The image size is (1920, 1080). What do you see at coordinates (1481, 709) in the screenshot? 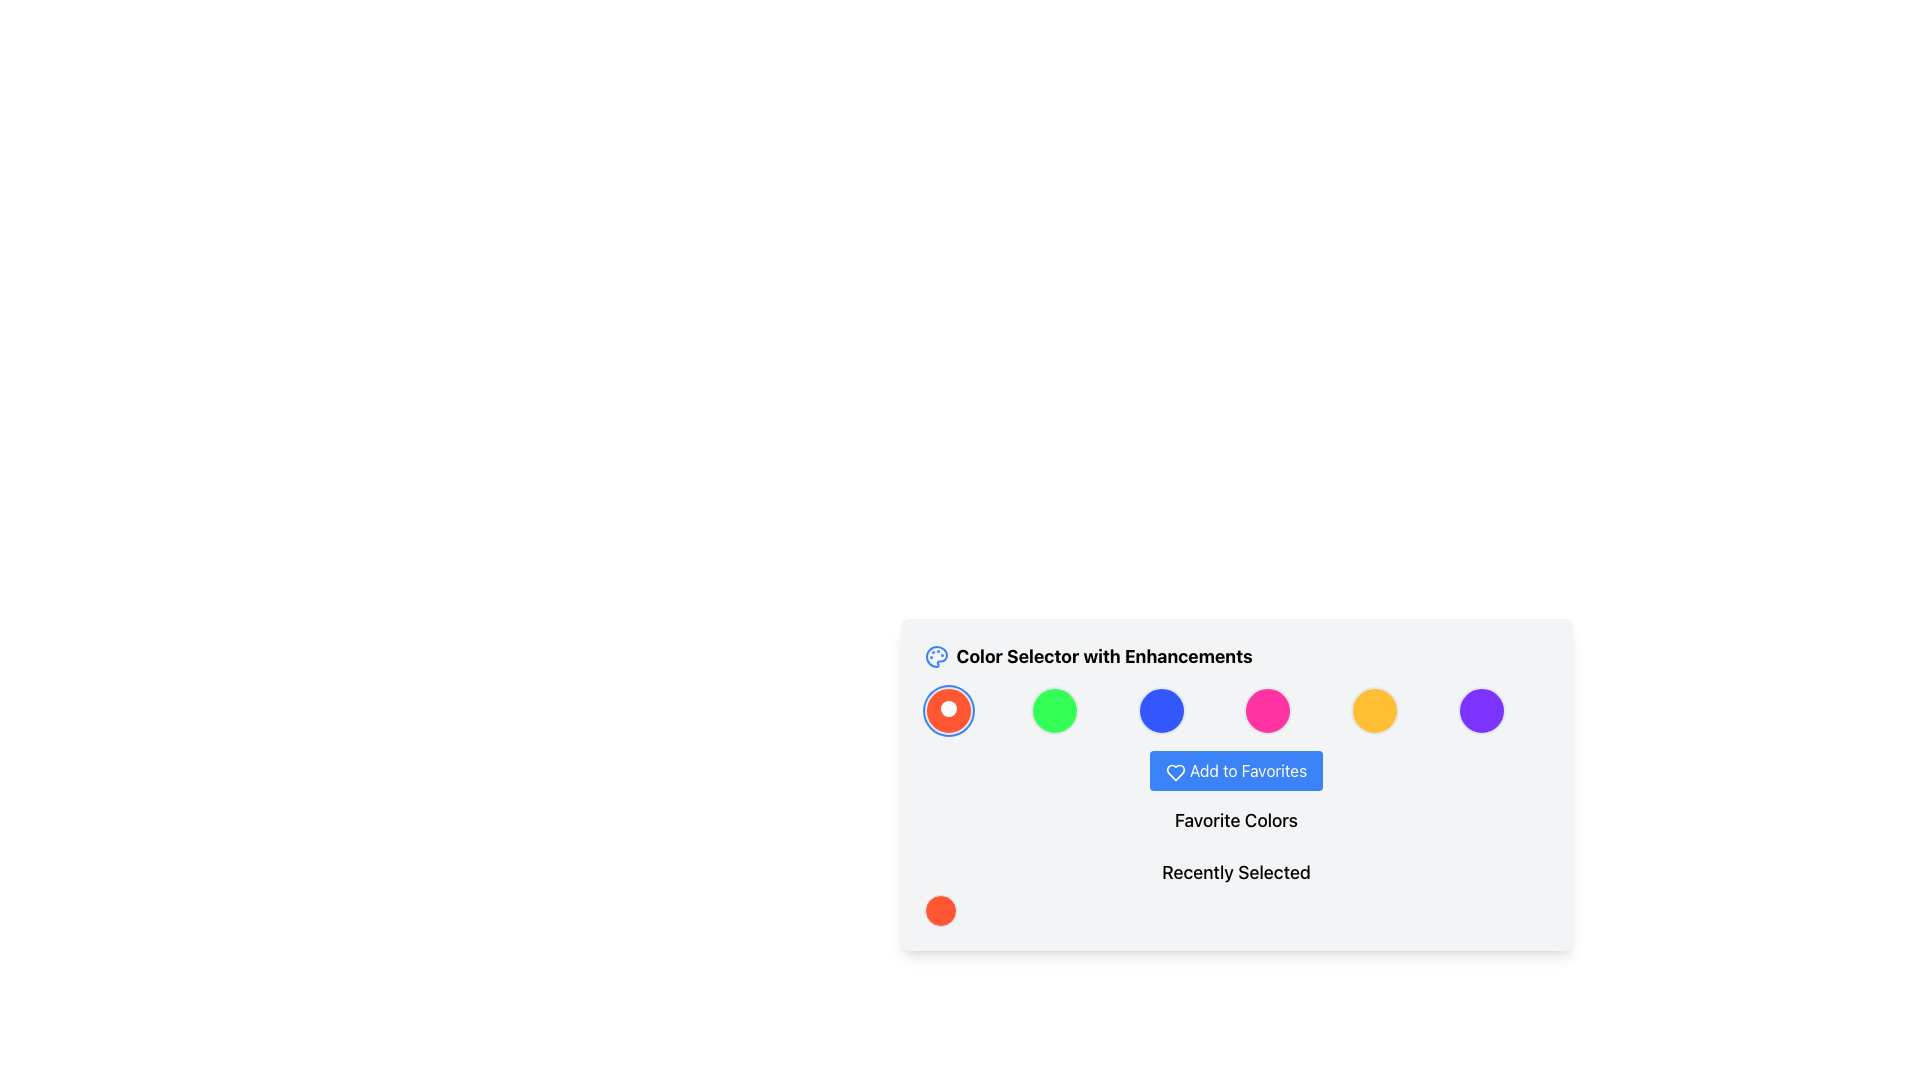
I see `the sixth circular element with a purple background located at the far right of the grid layout` at bounding box center [1481, 709].